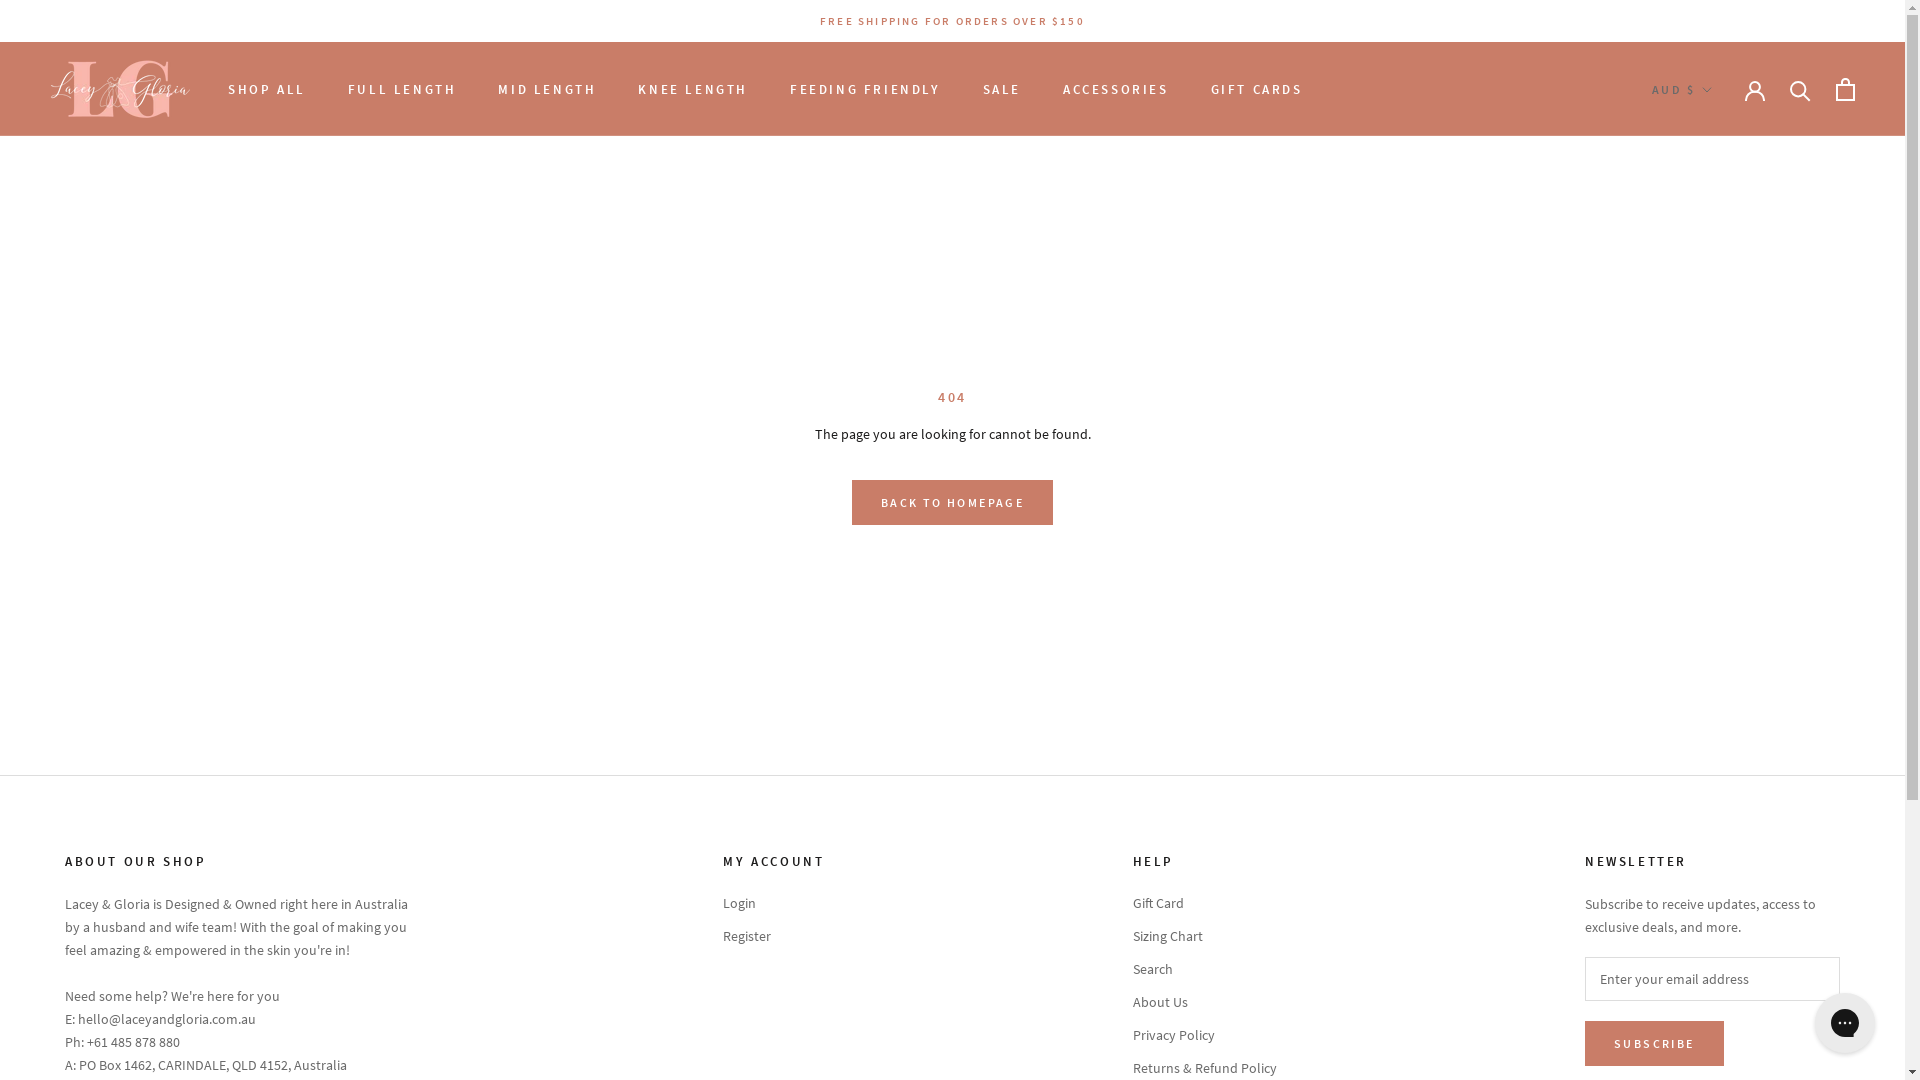 Image resolution: width=1920 pixels, height=1080 pixels. What do you see at coordinates (772, 903) in the screenshot?
I see `'Login'` at bounding box center [772, 903].